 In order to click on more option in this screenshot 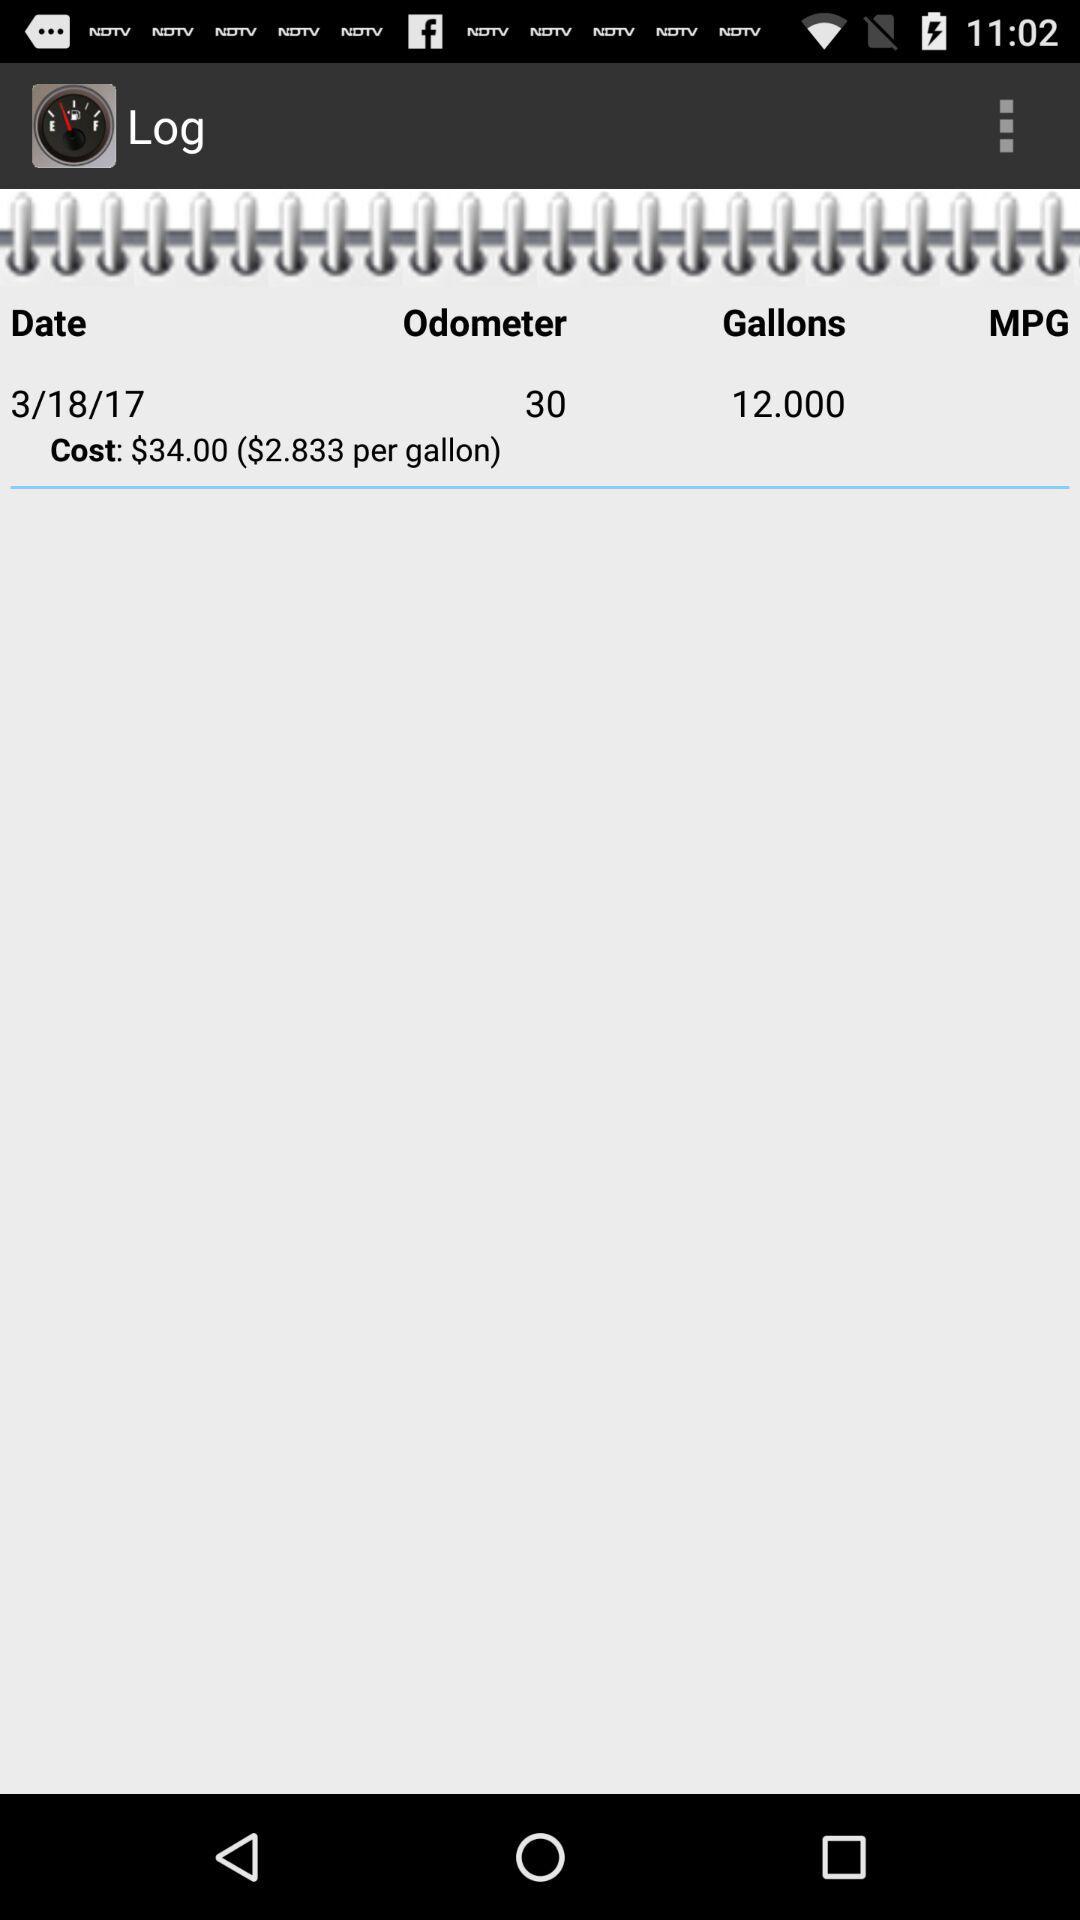, I will do `click(1006, 124)`.